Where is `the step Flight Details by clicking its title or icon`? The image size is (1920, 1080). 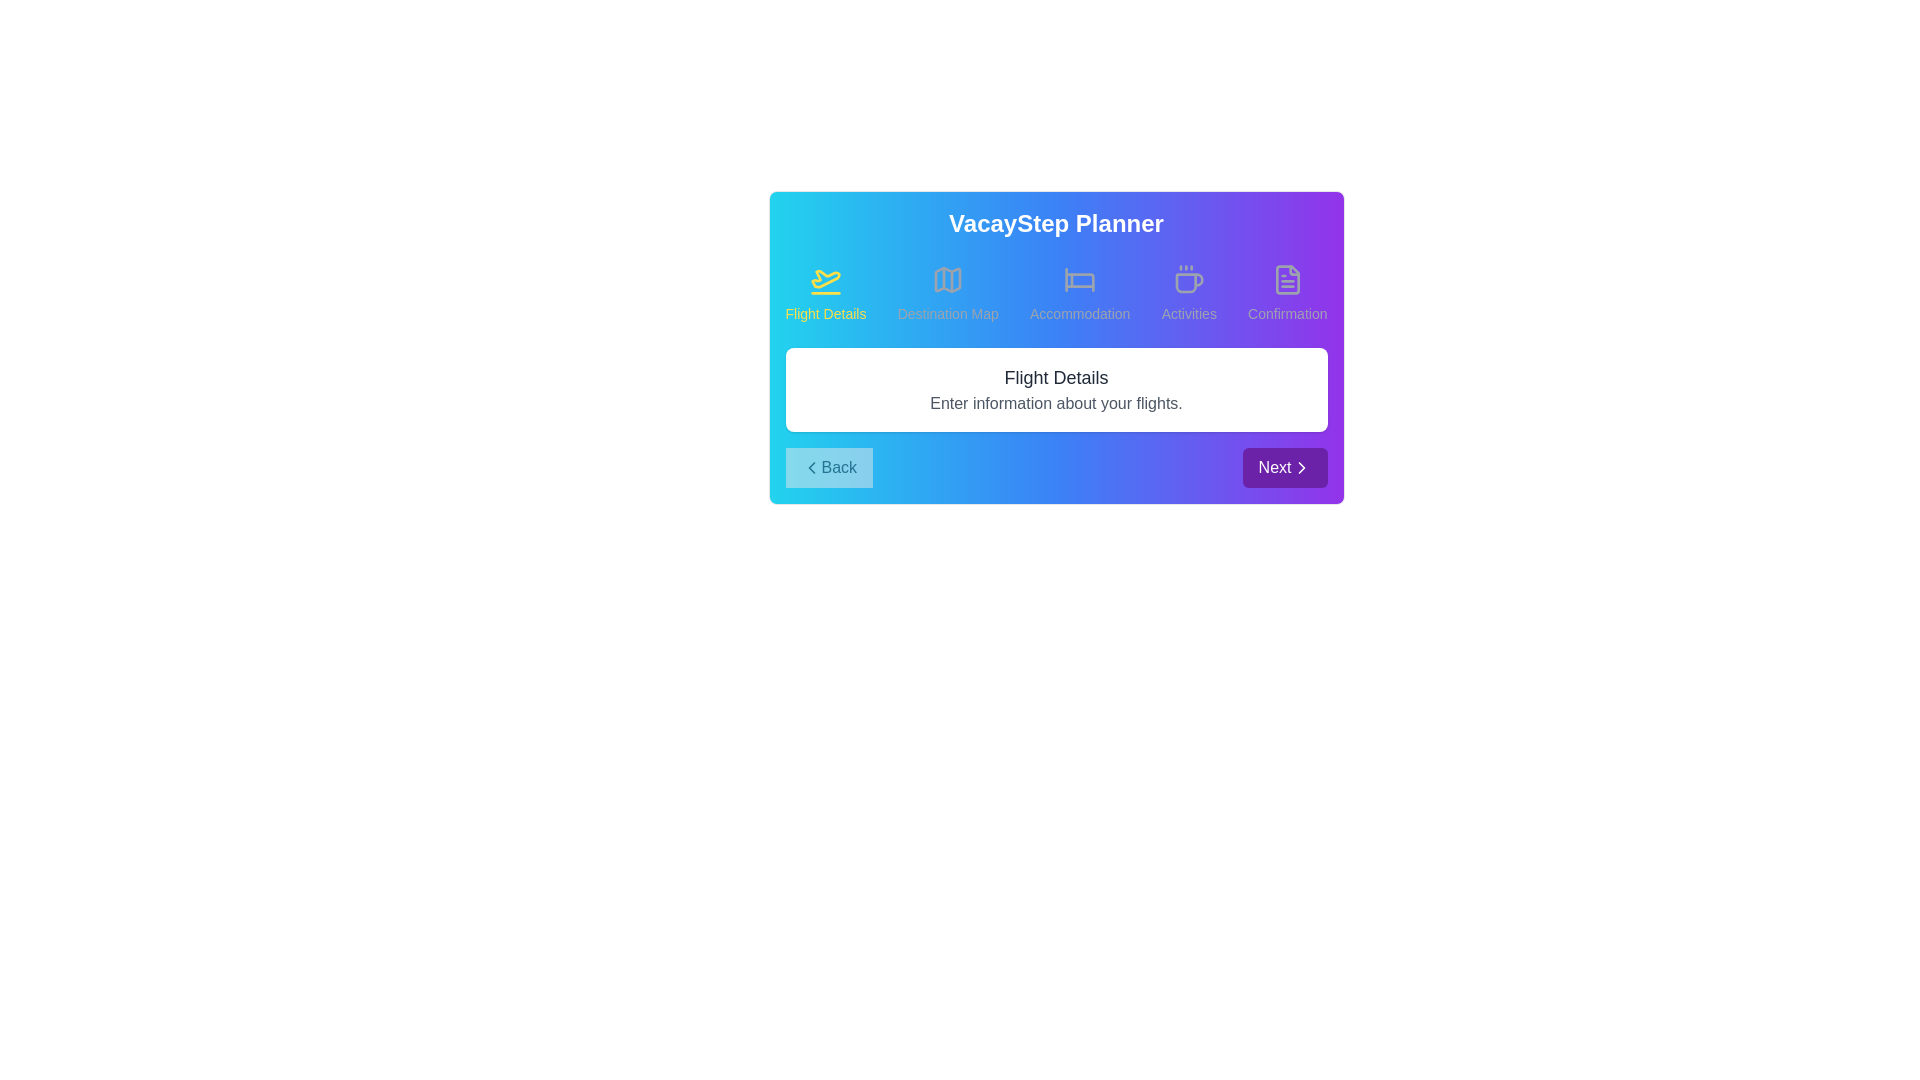
the step Flight Details by clicking its title or icon is located at coordinates (825, 293).